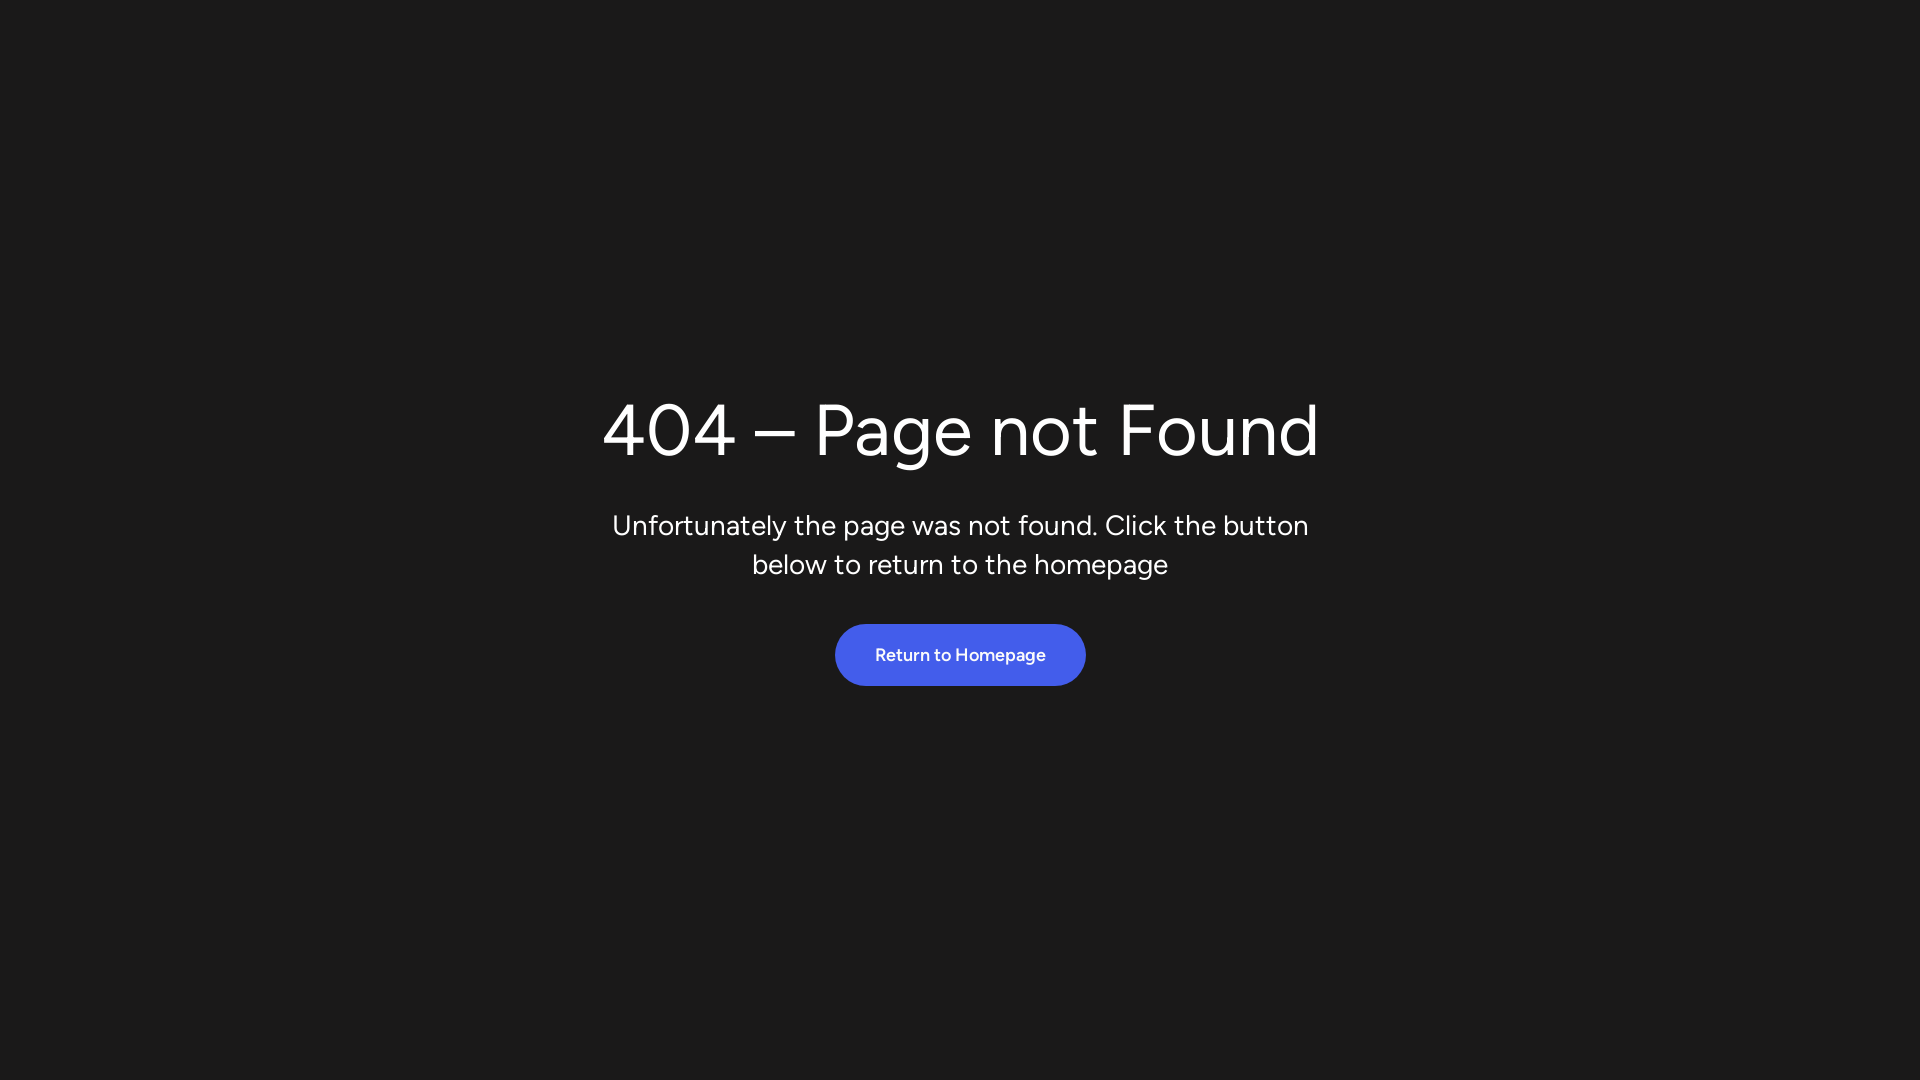 The height and width of the screenshot is (1080, 1920). Describe the element at coordinates (958, 655) in the screenshot. I see `'Return to Homepage'` at that location.